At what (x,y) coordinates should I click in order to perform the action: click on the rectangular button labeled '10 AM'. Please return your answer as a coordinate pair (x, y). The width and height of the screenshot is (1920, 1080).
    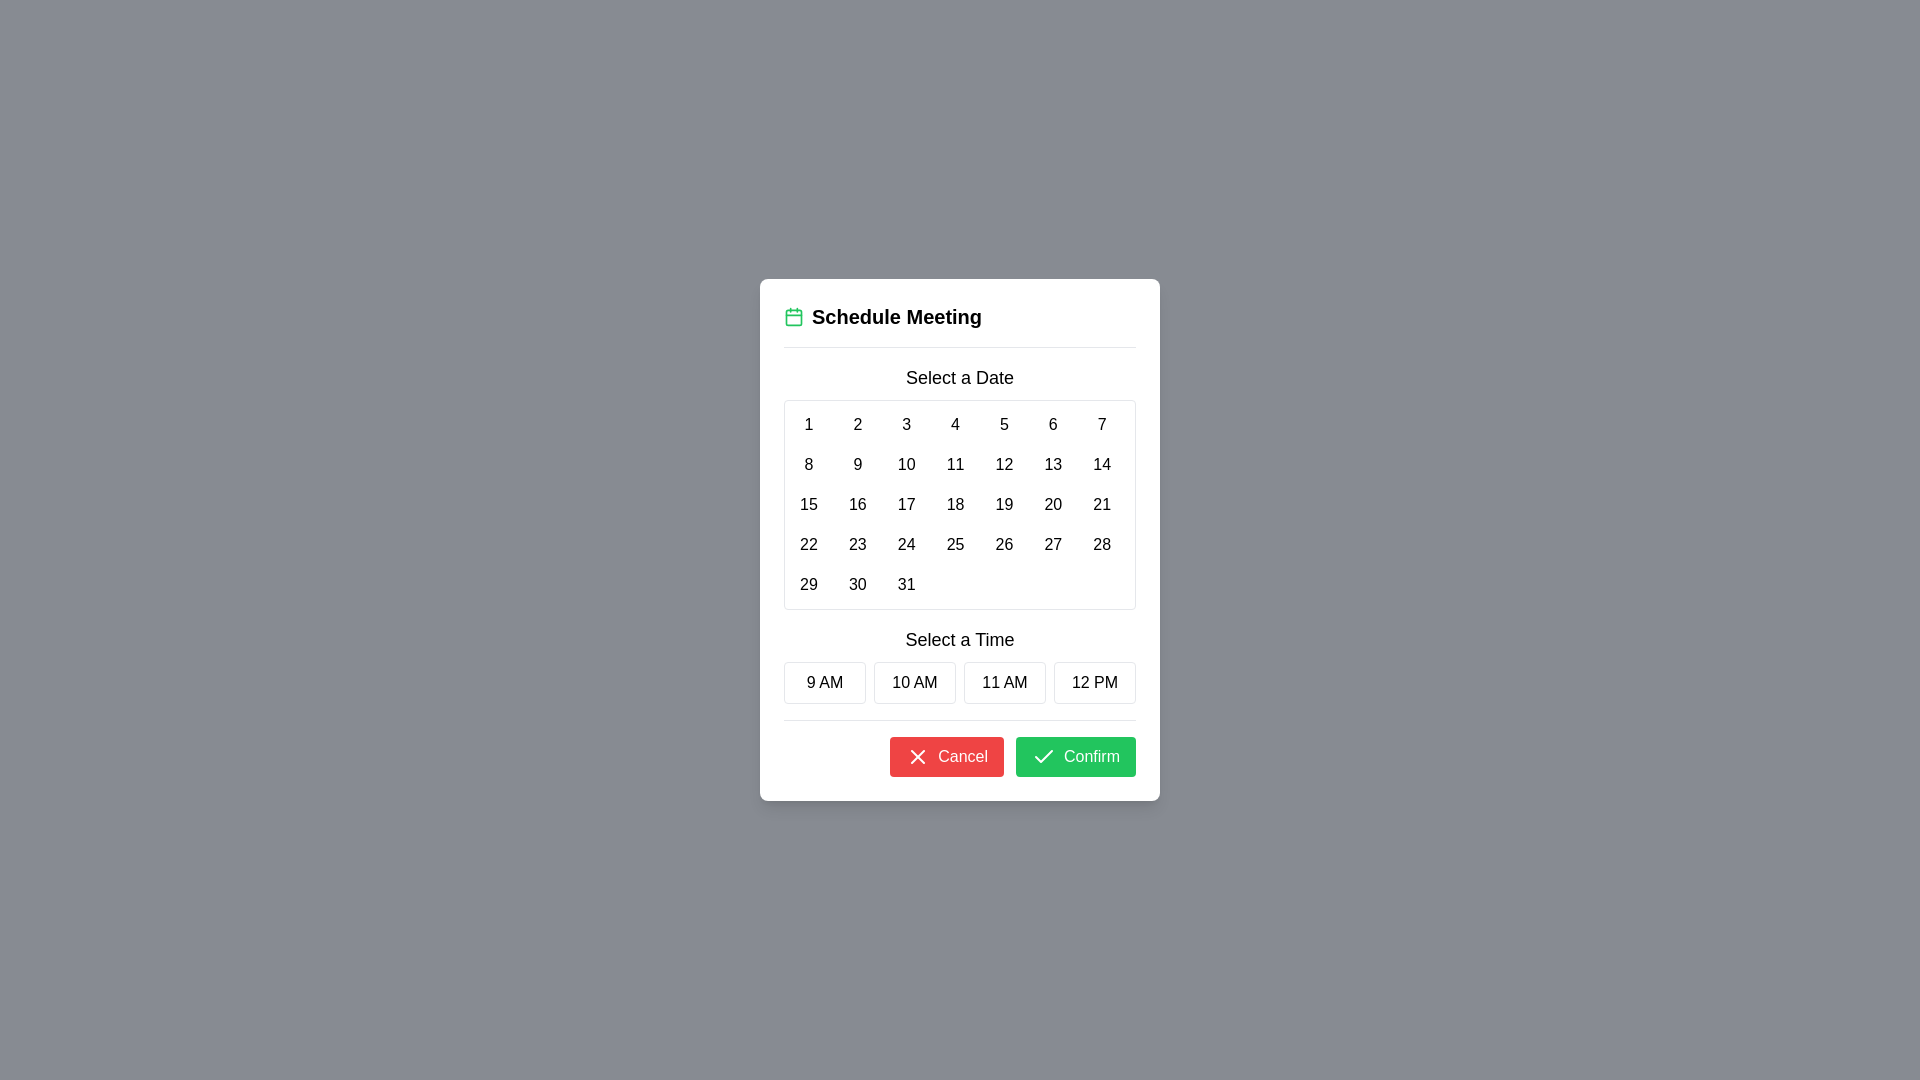
    Looking at the image, I should click on (914, 681).